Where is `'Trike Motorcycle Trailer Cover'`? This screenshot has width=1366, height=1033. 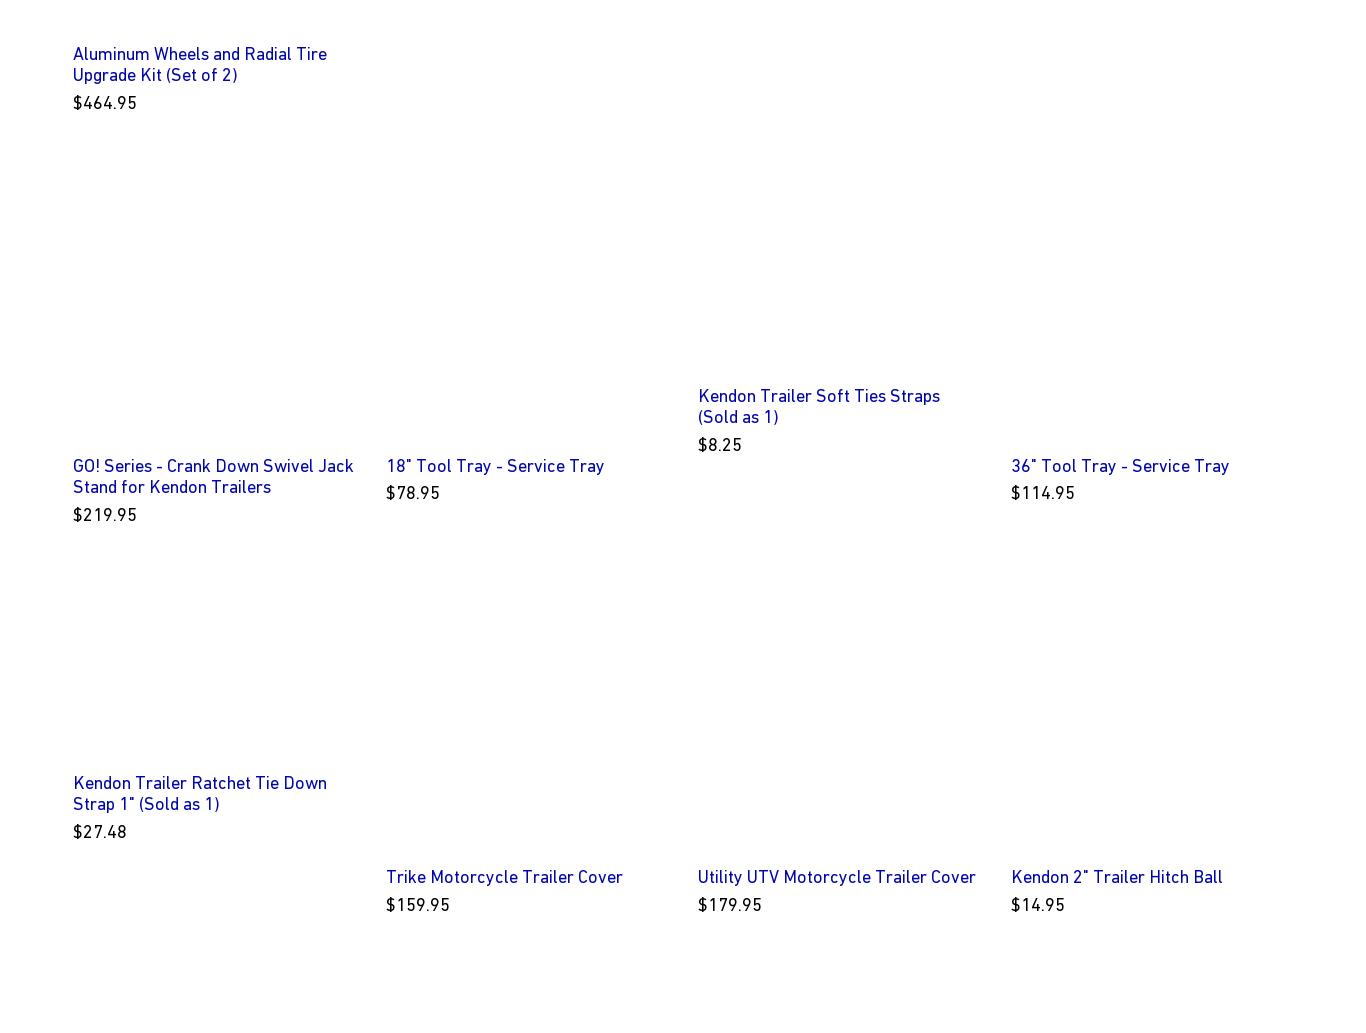
'Trike Motorcycle Trailer Cover' is located at coordinates (503, 875).